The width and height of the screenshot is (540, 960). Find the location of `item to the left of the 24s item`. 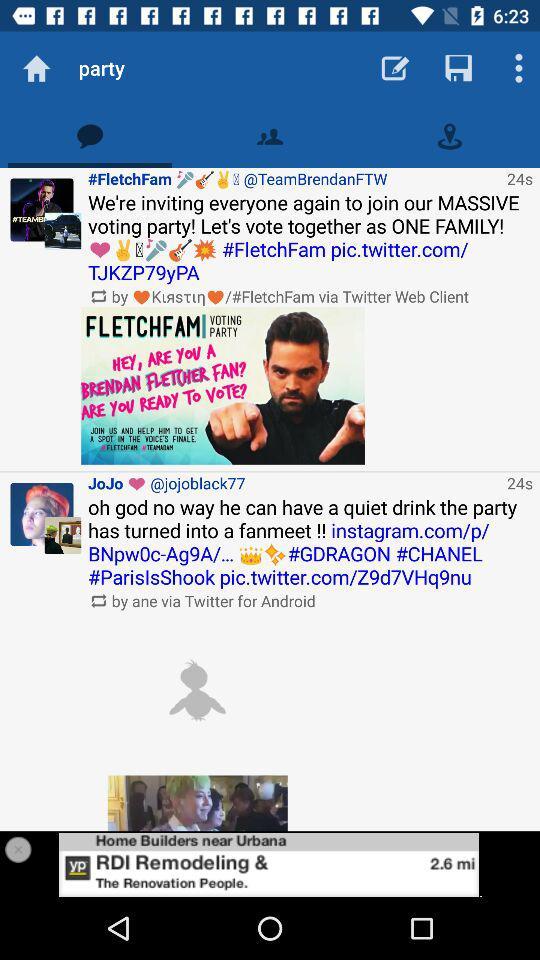

item to the left of the 24s item is located at coordinates (222, 384).